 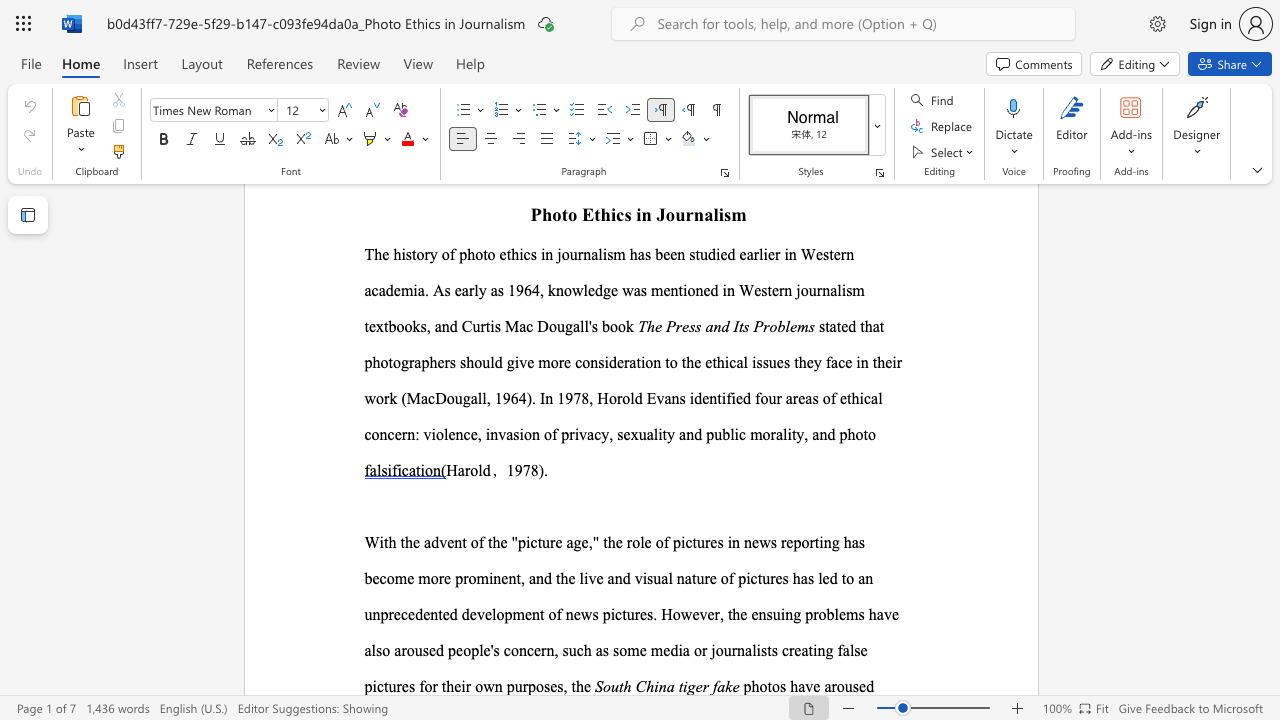 What do you see at coordinates (812, 542) in the screenshot?
I see `the 5th character "r" in the text` at bounding box center [812, 542].